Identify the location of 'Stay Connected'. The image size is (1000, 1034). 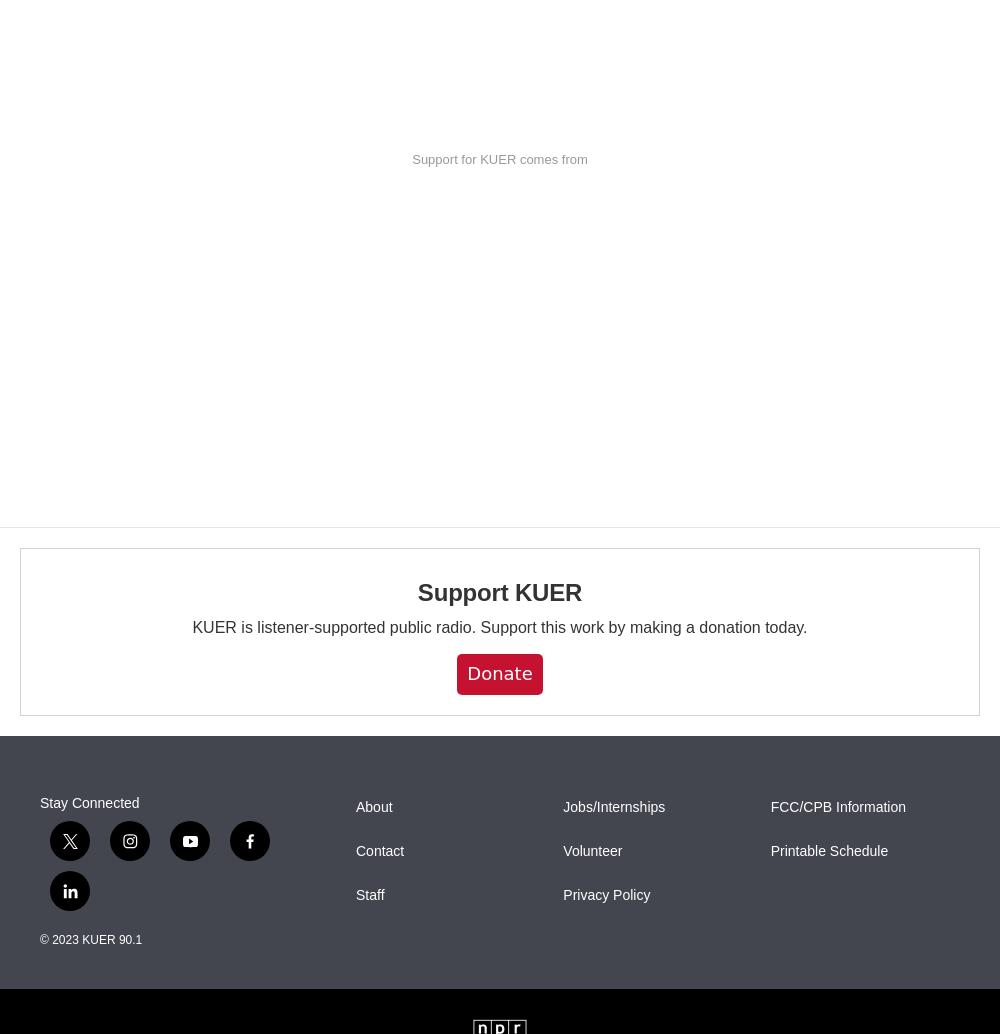
(40, 800).